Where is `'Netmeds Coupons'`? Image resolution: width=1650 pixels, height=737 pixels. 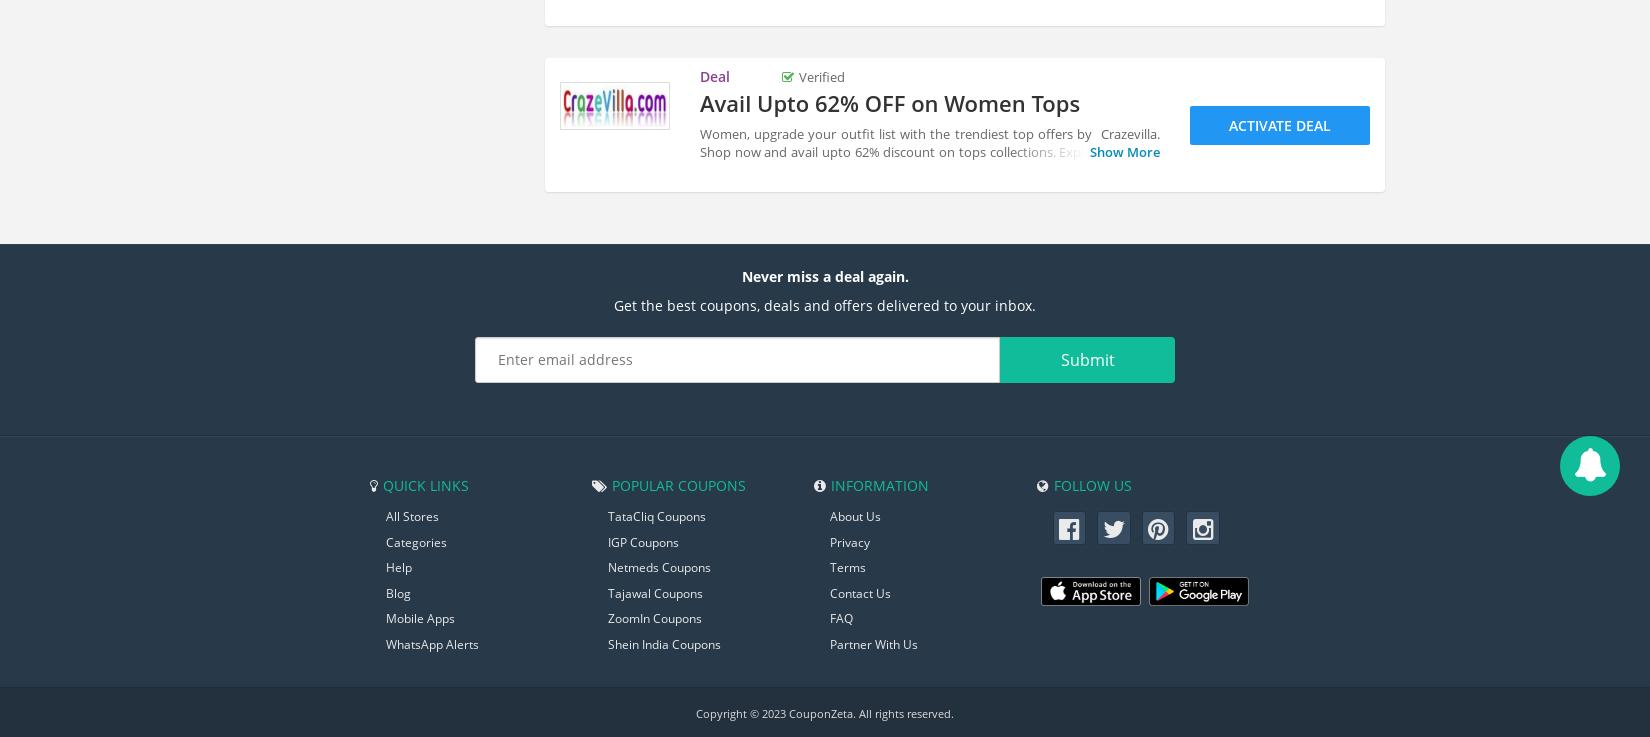
'Netmeds Coupons' is located at coordinates (658, 567).